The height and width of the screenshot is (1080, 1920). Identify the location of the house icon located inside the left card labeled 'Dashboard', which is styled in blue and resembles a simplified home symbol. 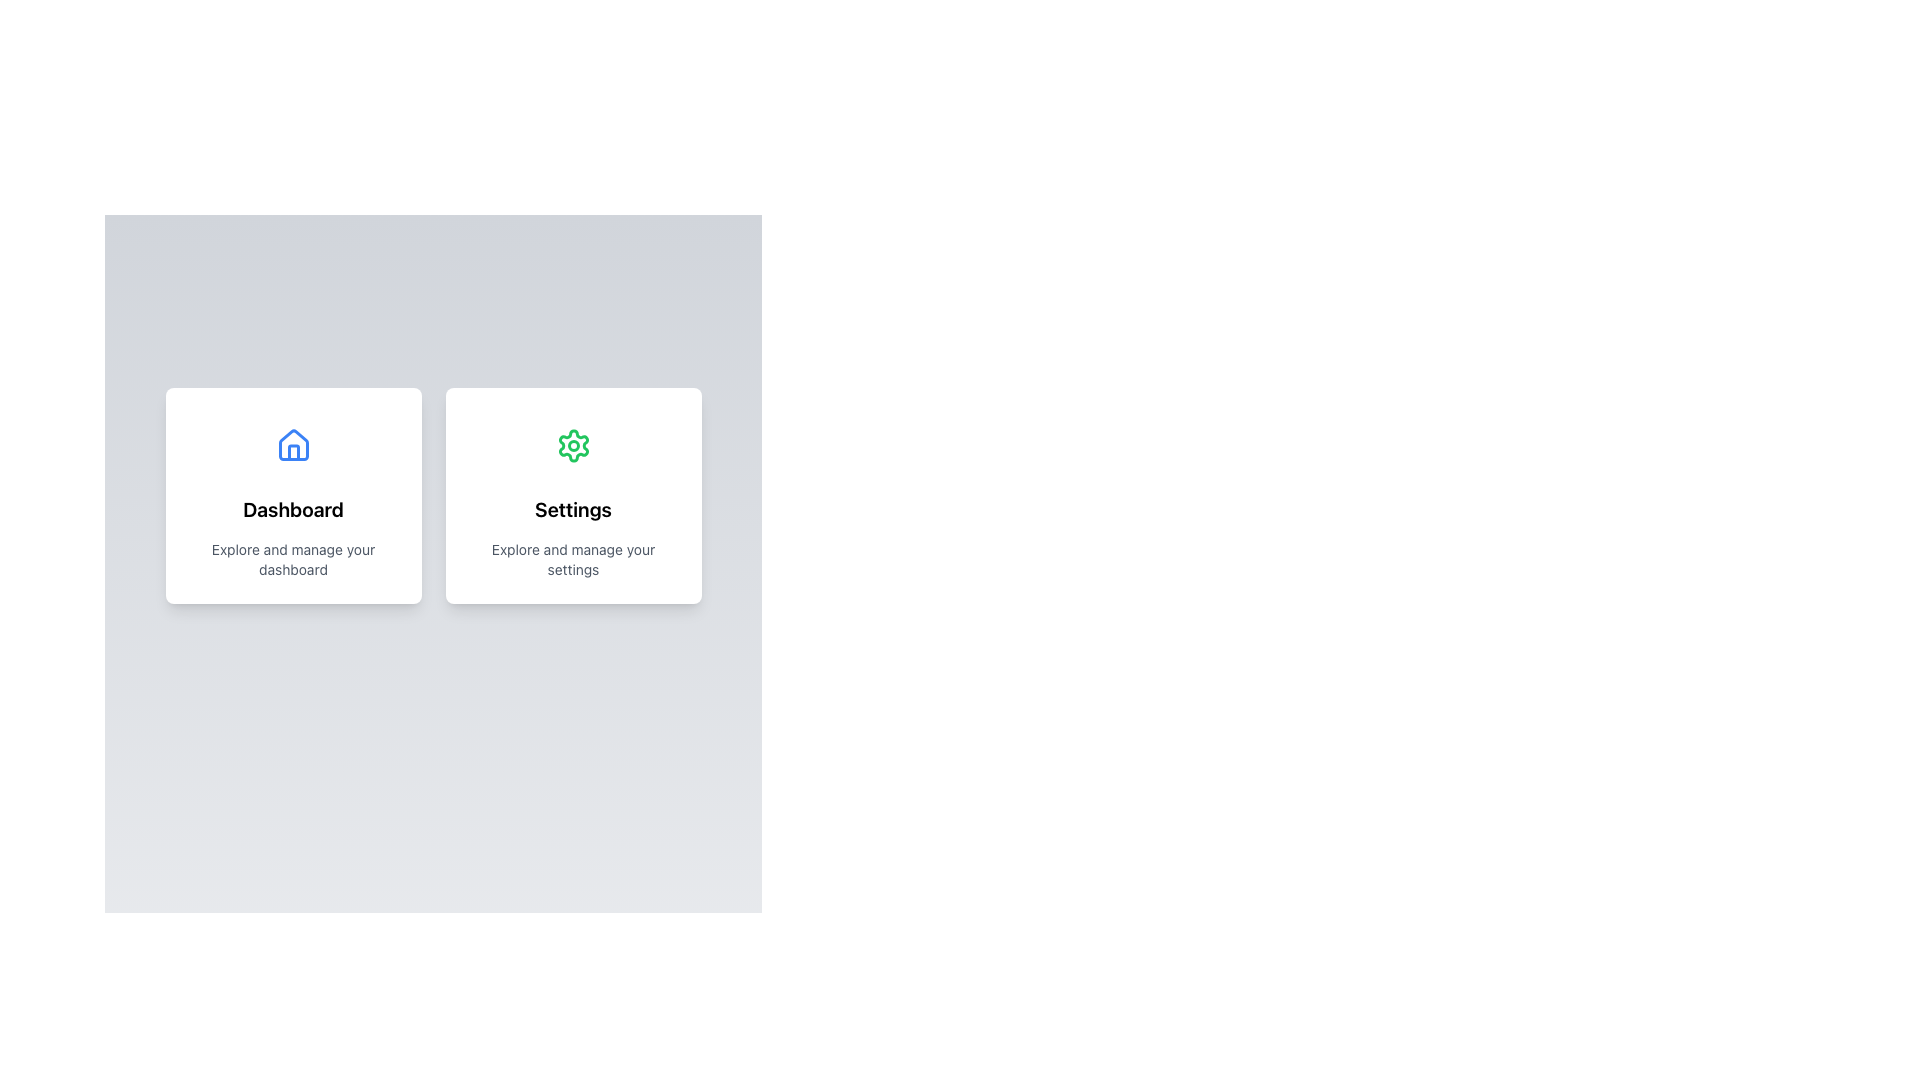
(292, 444).